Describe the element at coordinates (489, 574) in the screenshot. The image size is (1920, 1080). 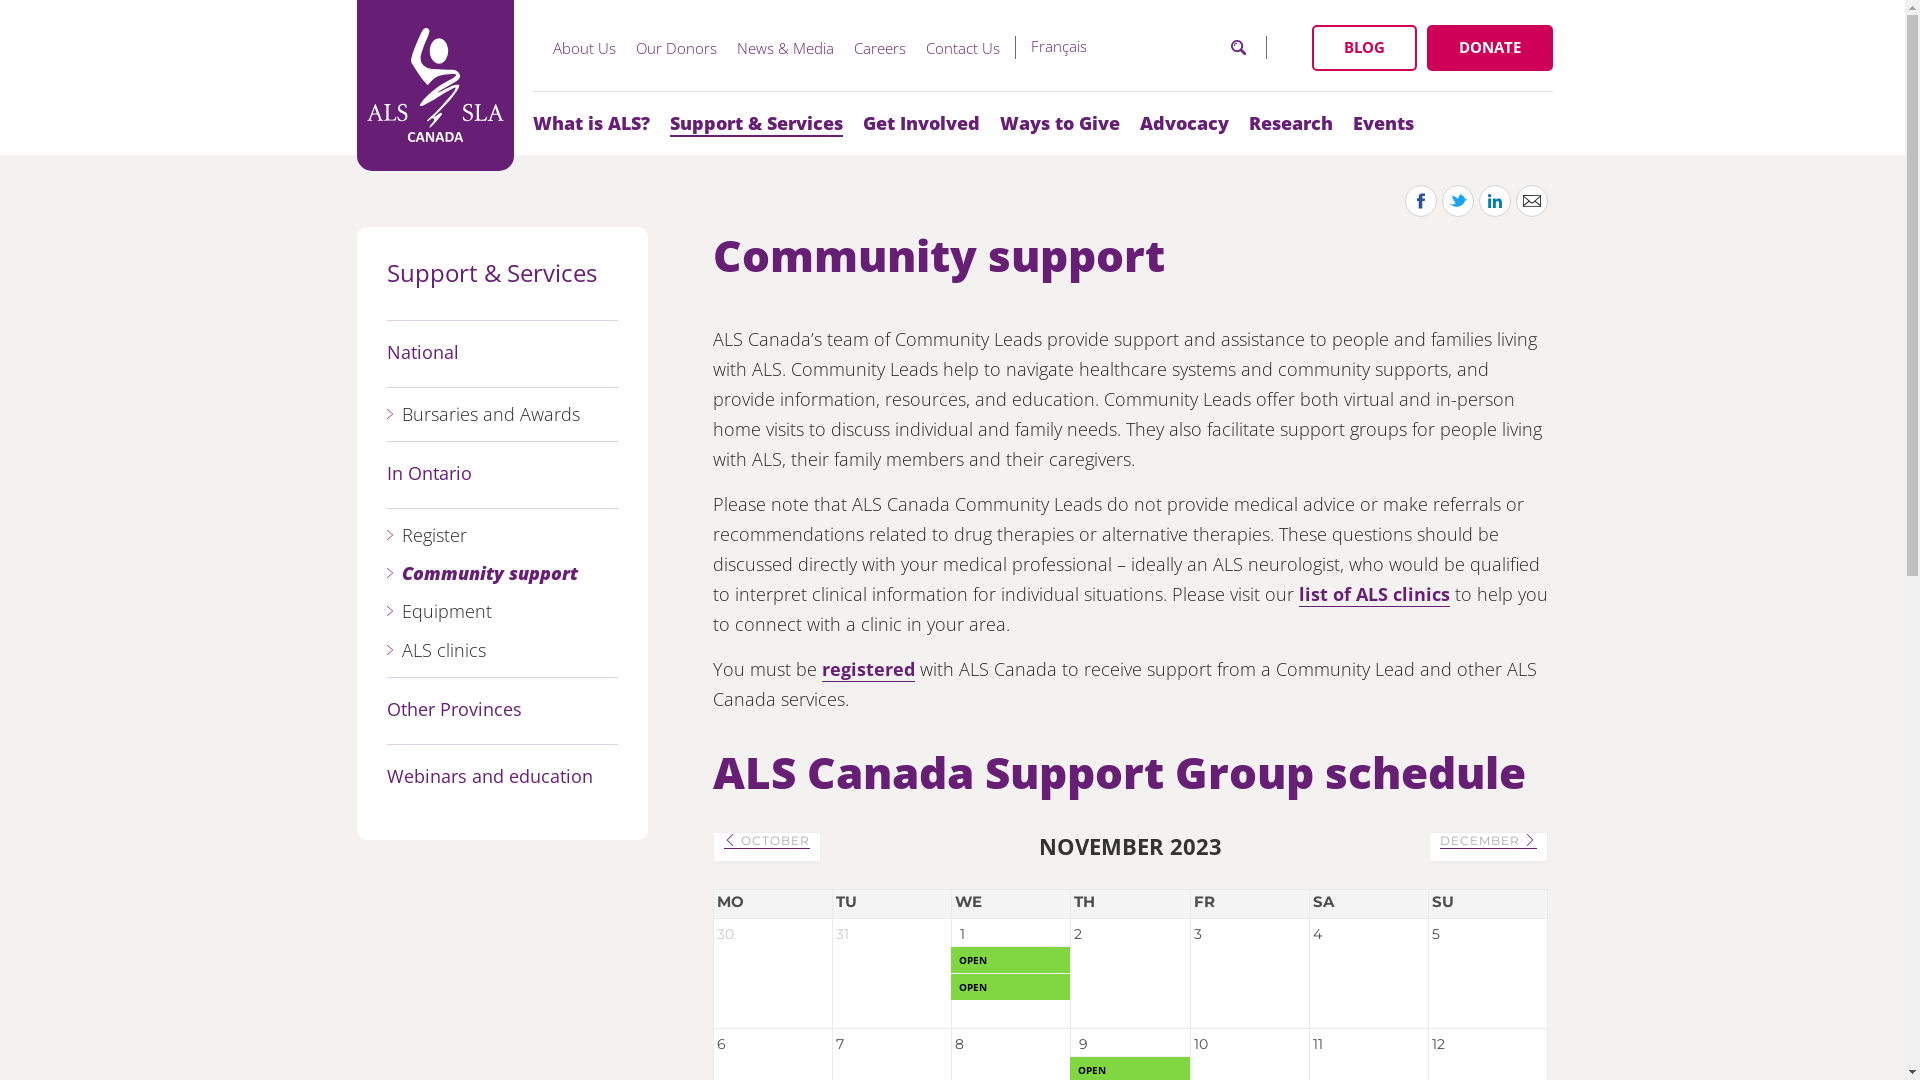
I see `'Community support'` at that location.